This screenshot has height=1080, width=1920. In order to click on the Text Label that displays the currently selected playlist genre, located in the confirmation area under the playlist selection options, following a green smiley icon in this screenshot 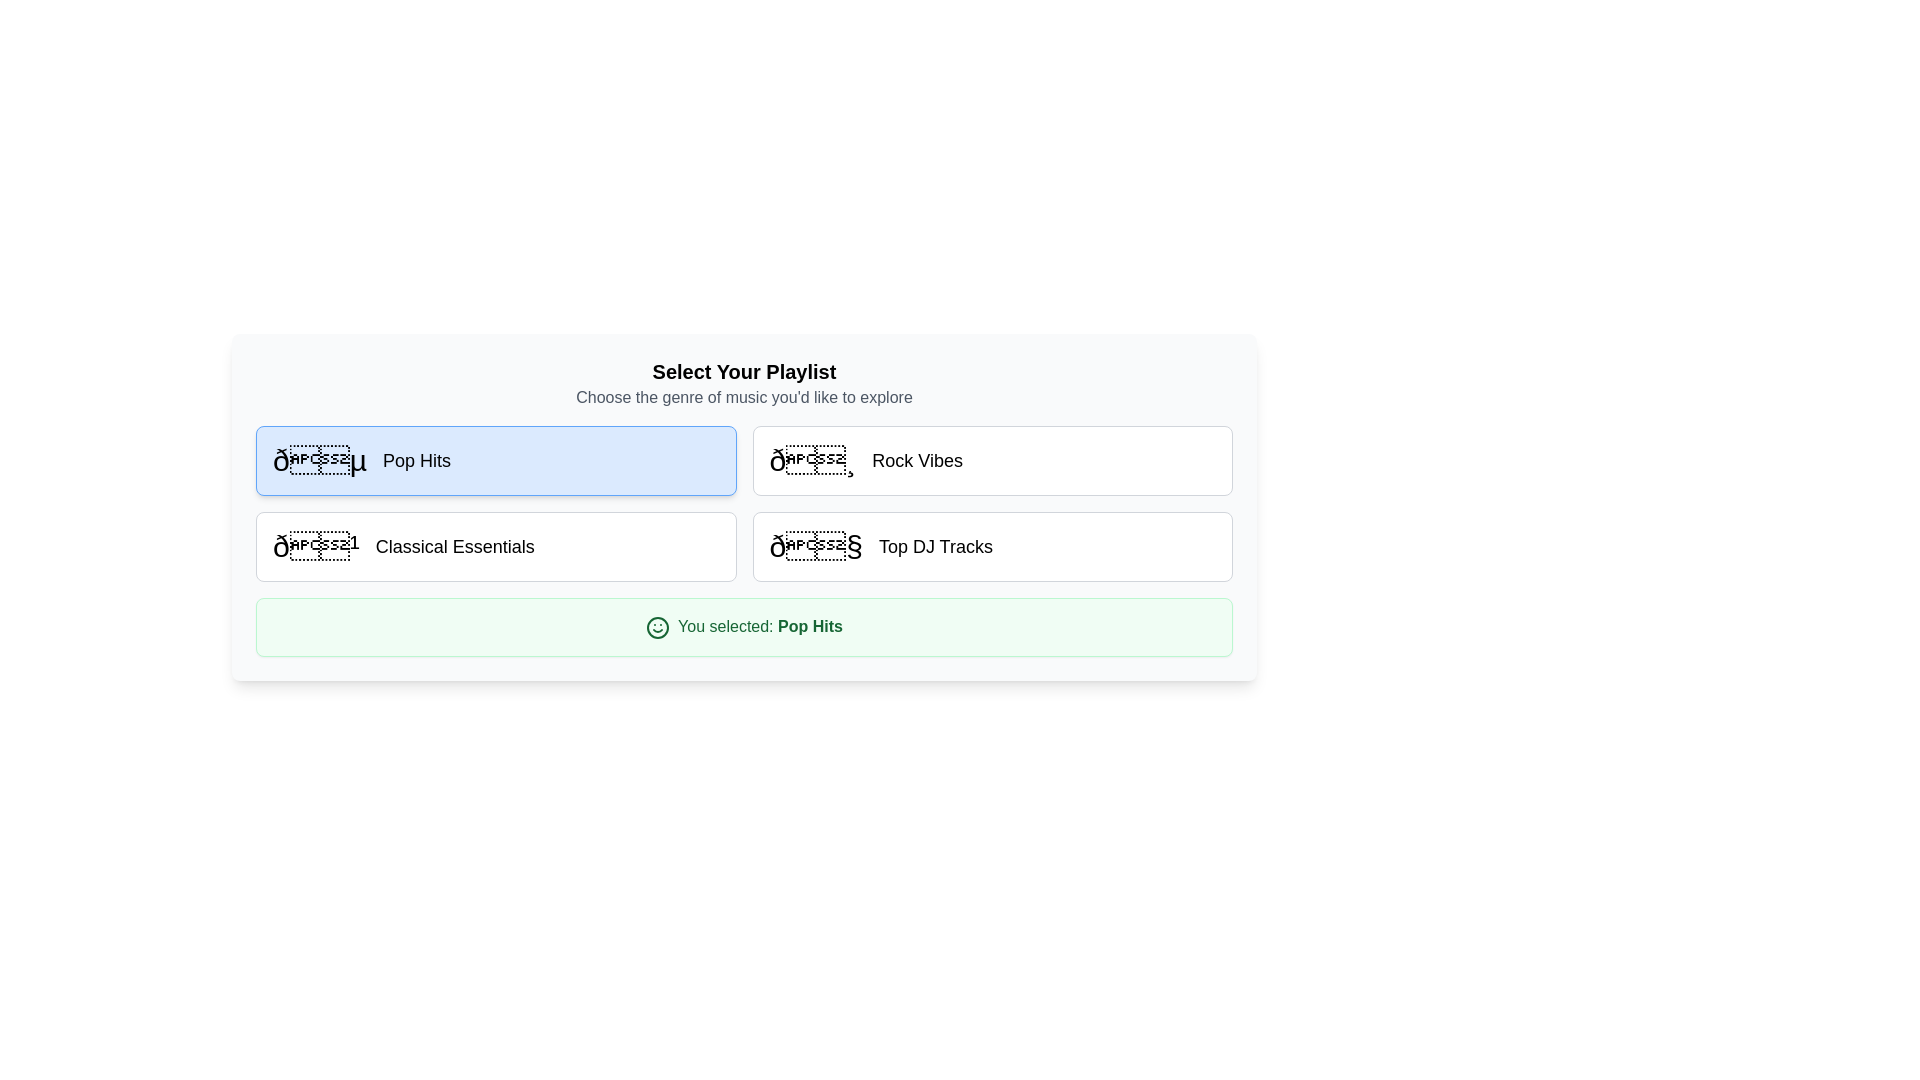, I will do `click(810, 625)`.